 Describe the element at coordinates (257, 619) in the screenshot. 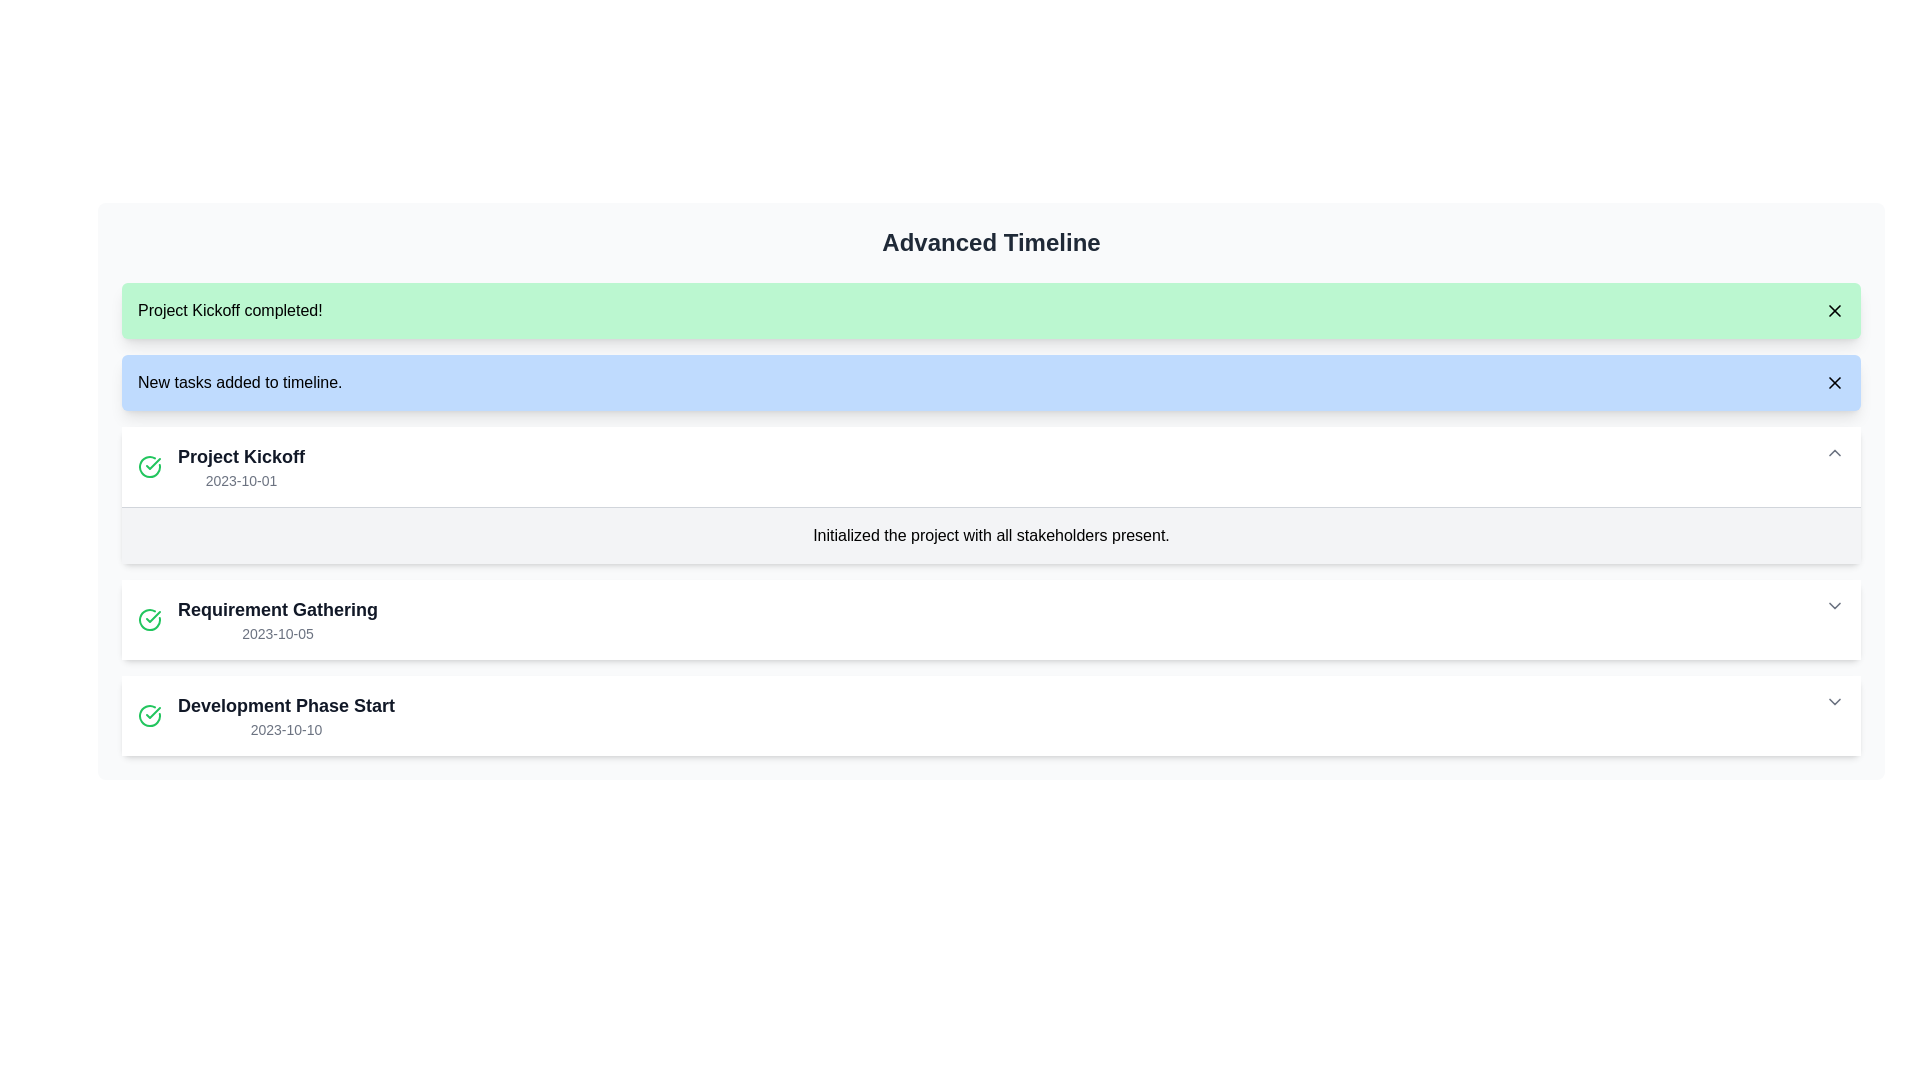

I see `the completed status indicator labeled 'Requirement Gathering'` at that location.